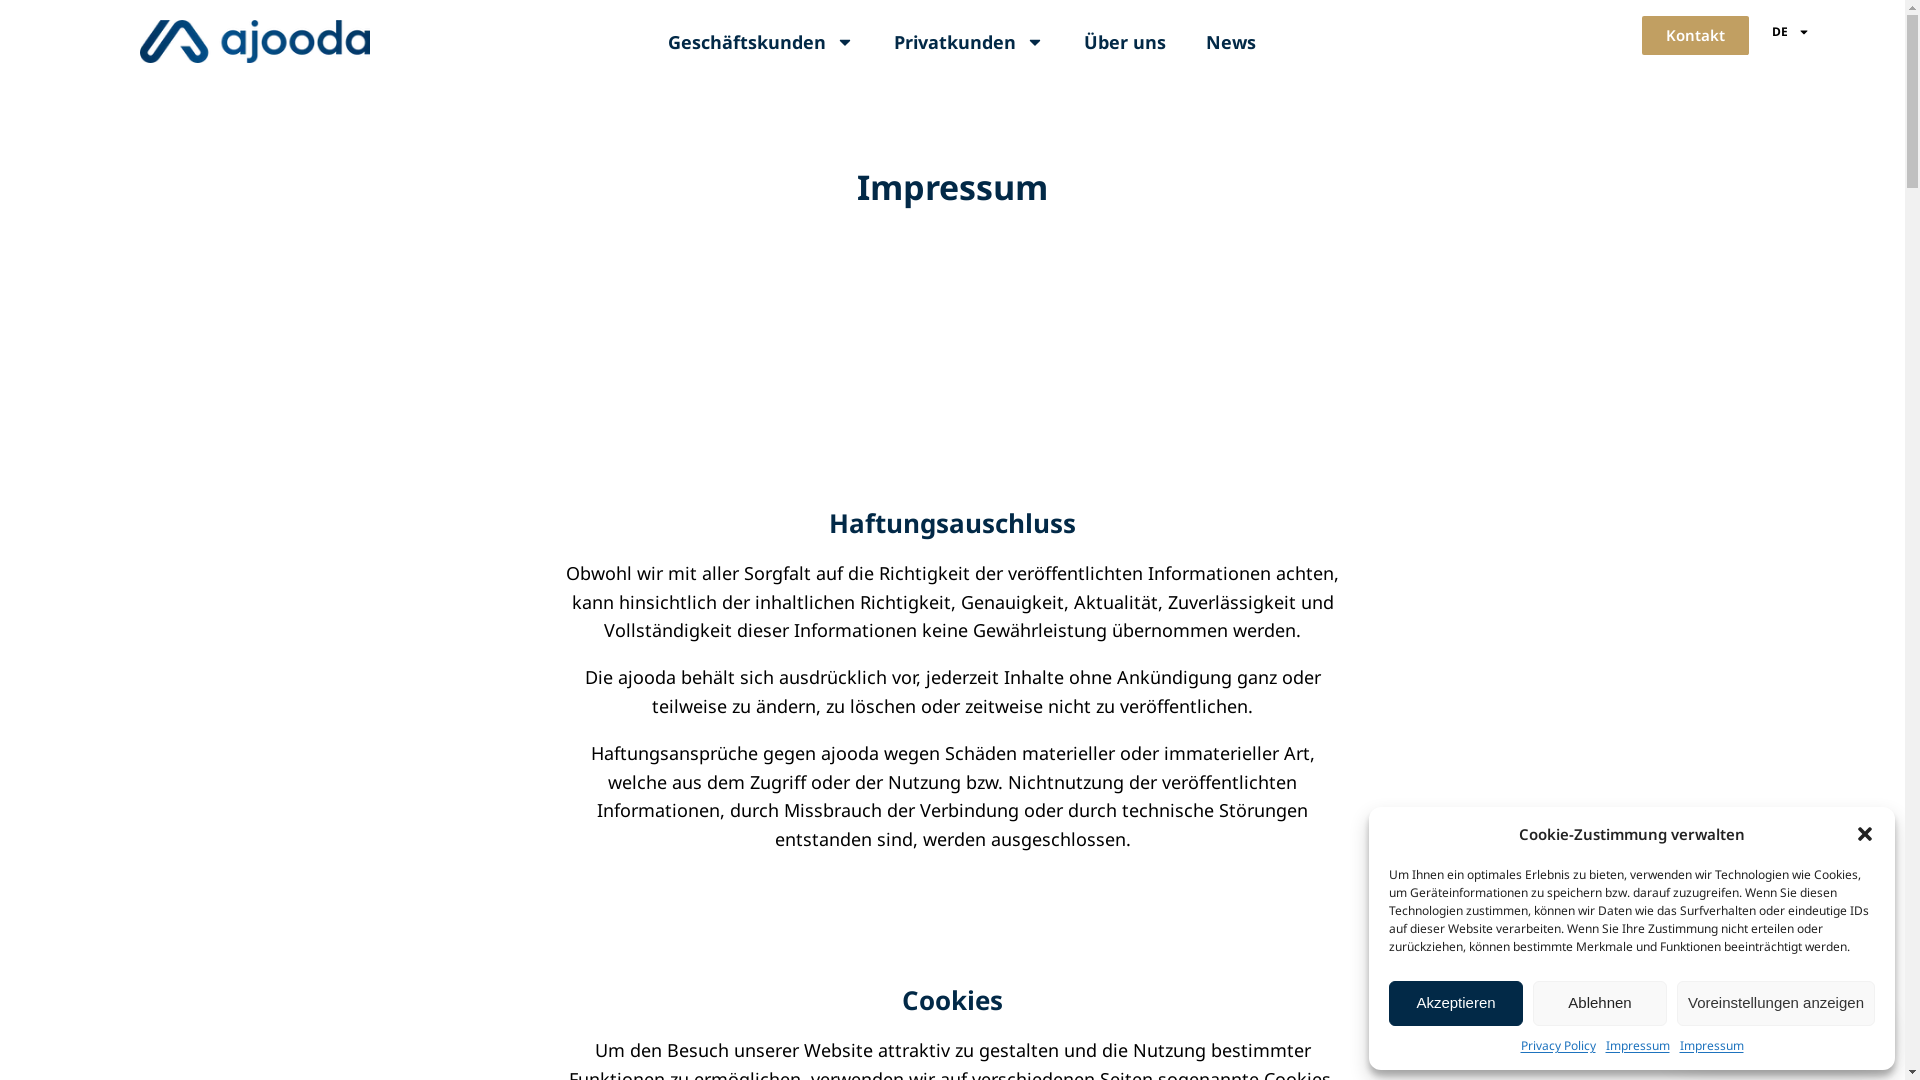  Describe the element at coordinates (1676, 1003) in the screenshot. I see `'Voreinstellungen anzeigen'` at that location.